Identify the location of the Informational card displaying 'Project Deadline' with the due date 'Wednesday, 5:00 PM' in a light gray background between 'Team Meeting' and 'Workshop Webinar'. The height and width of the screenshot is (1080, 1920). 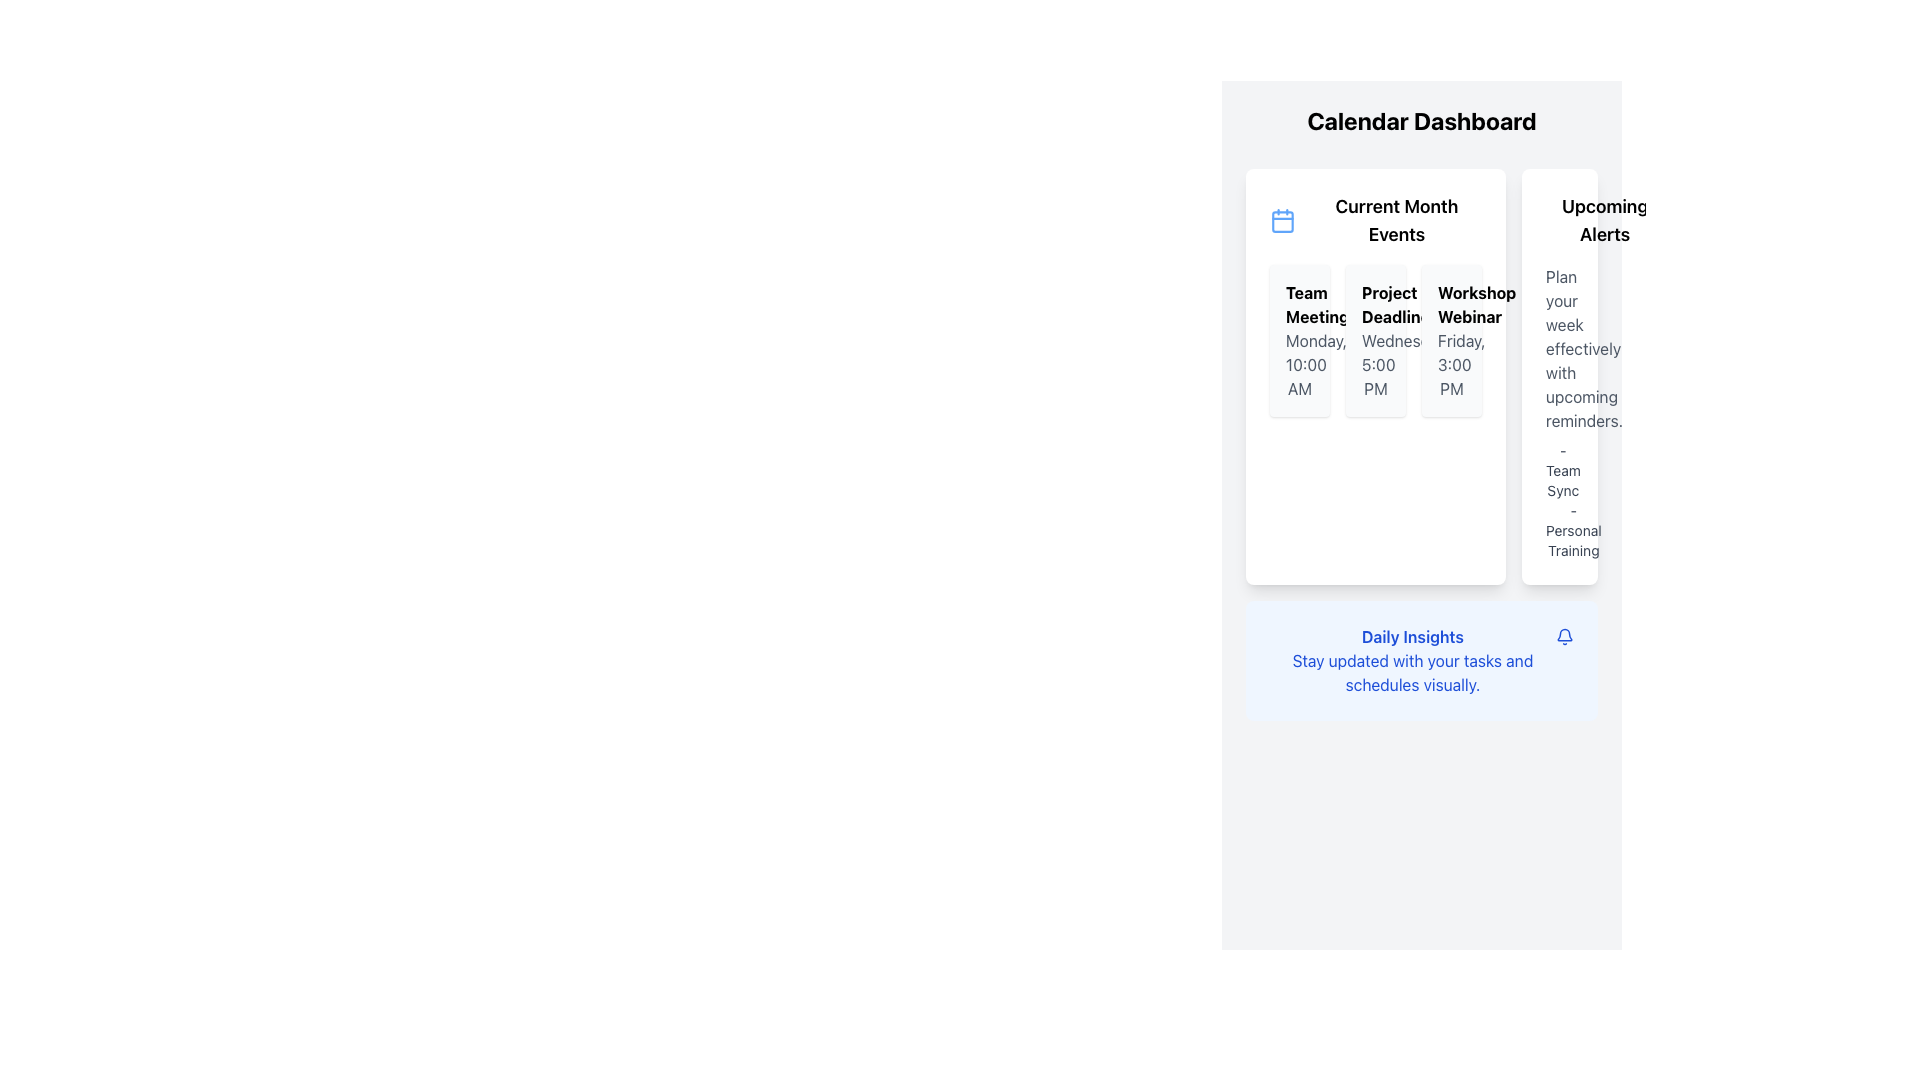
(1375, 339).